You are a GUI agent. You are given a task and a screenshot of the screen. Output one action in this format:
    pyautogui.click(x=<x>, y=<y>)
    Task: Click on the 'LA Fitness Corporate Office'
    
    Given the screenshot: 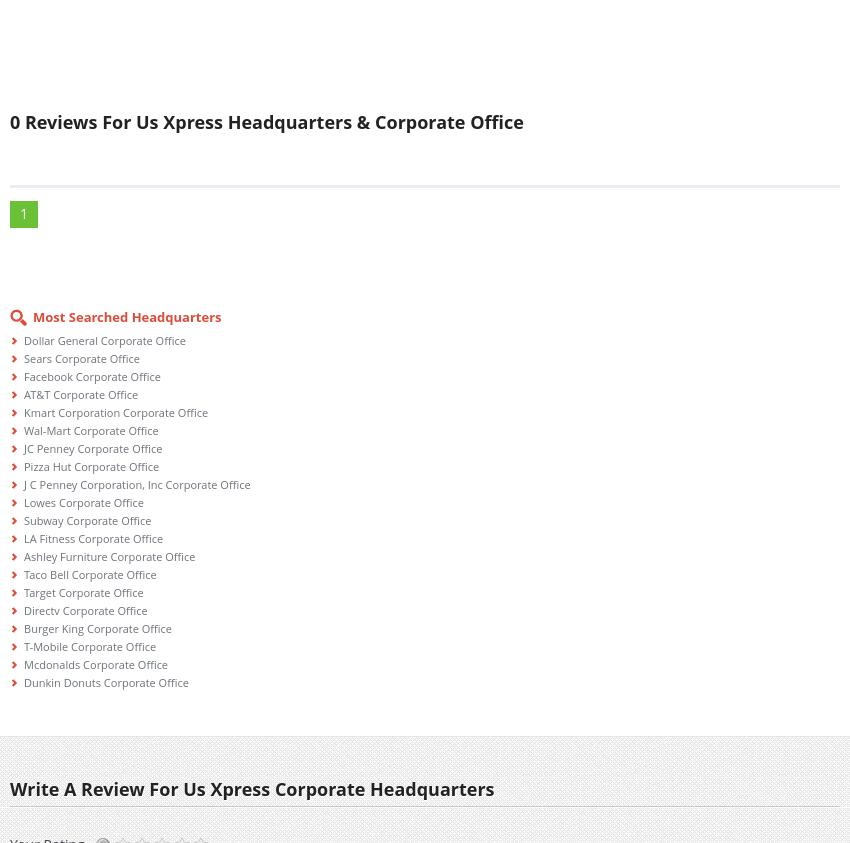 What is the action you would take?
    pyautogui.click(x=92, y=538)
    